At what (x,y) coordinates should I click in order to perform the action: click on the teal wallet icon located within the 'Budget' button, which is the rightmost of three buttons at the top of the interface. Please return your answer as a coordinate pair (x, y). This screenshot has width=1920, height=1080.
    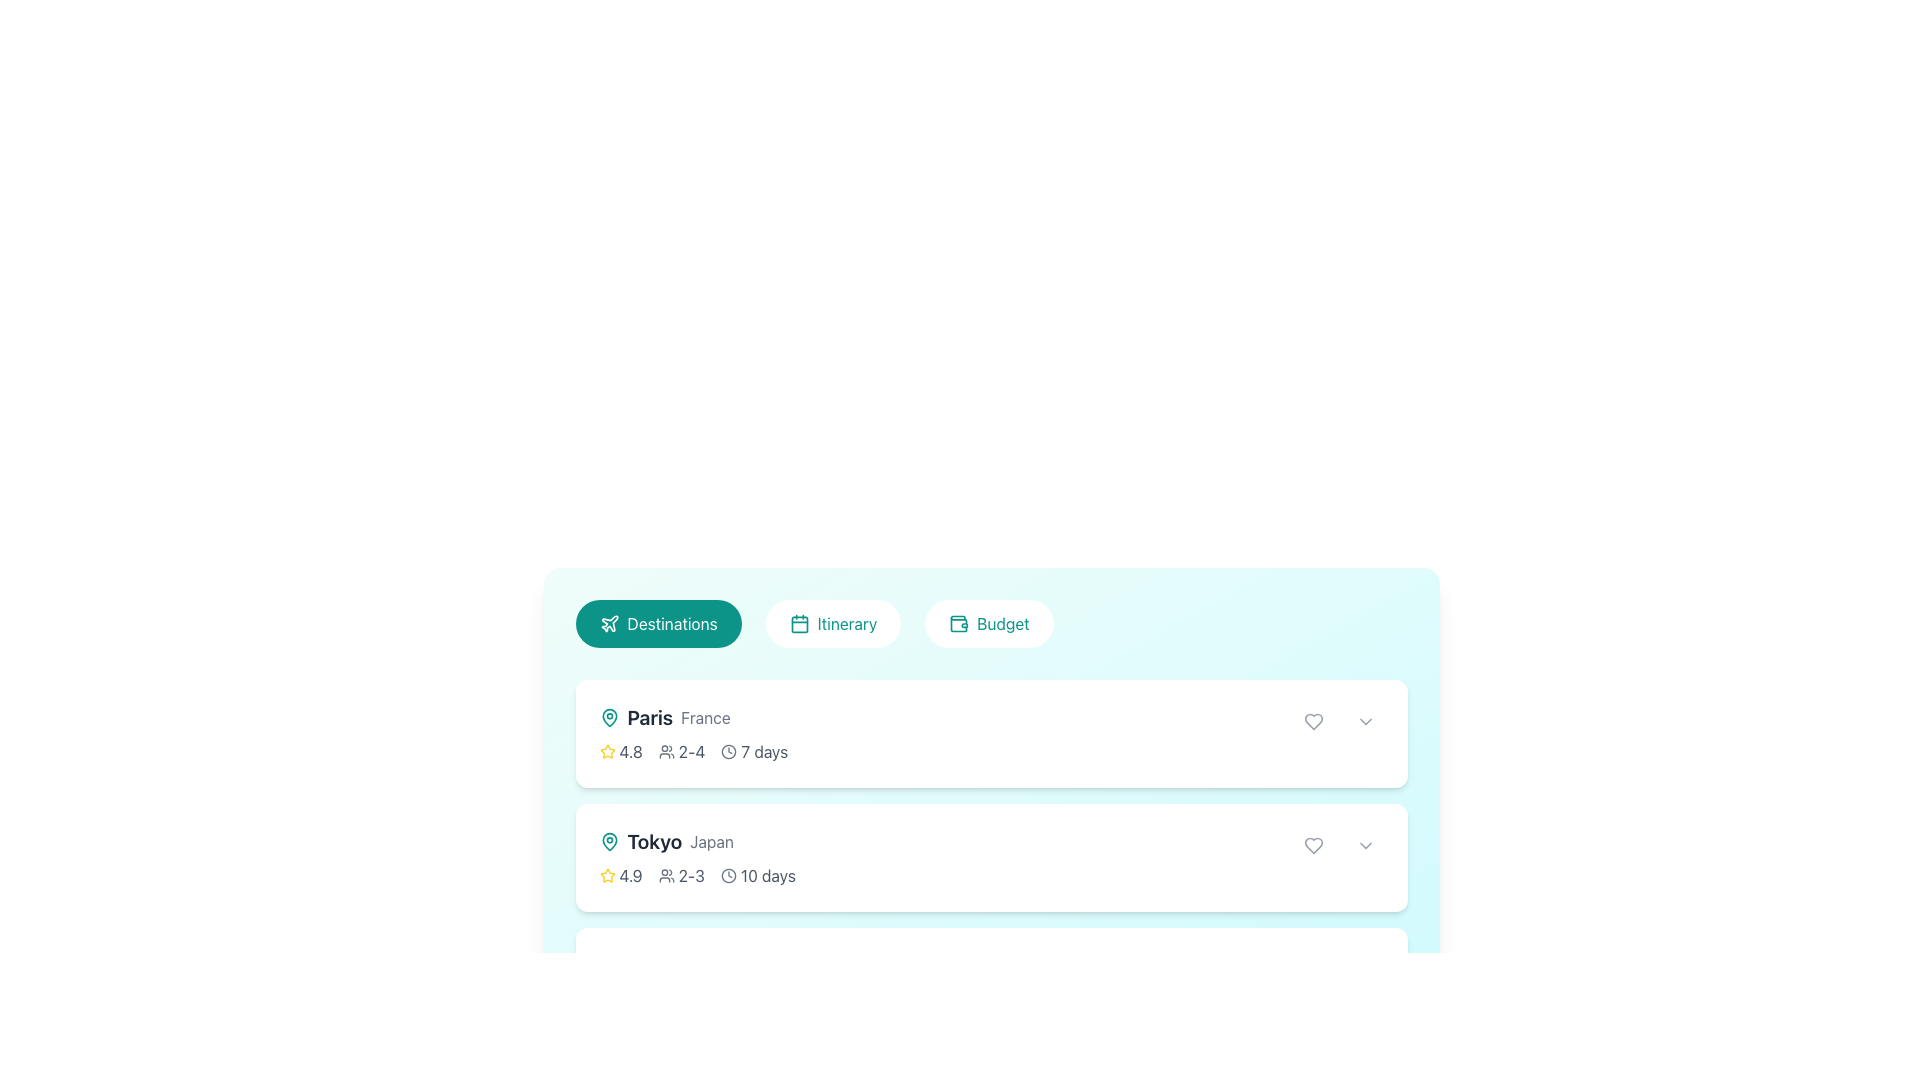
    Looking at the image, I should click on (958, 623).